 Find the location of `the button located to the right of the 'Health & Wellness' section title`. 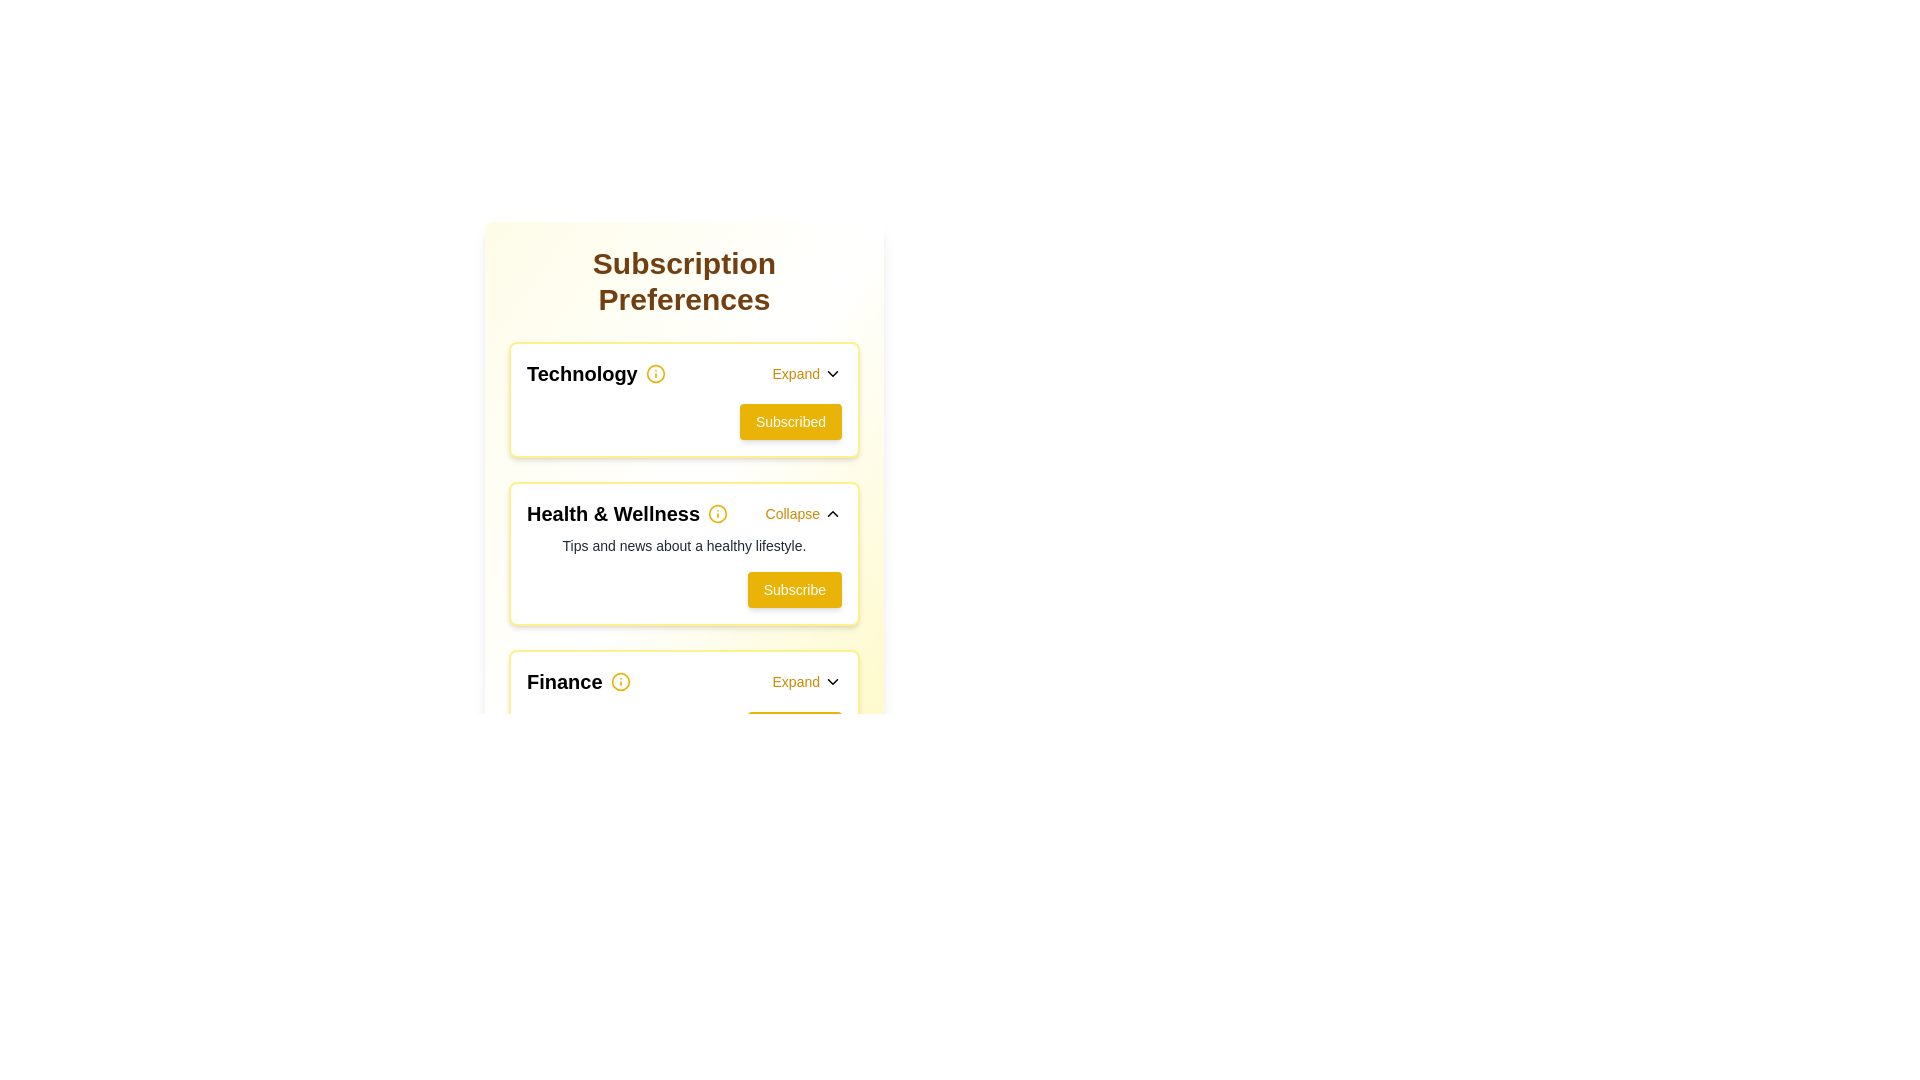

the button located to the right of the 'Health & Wellness' section title is located at coordinates (803, 512).